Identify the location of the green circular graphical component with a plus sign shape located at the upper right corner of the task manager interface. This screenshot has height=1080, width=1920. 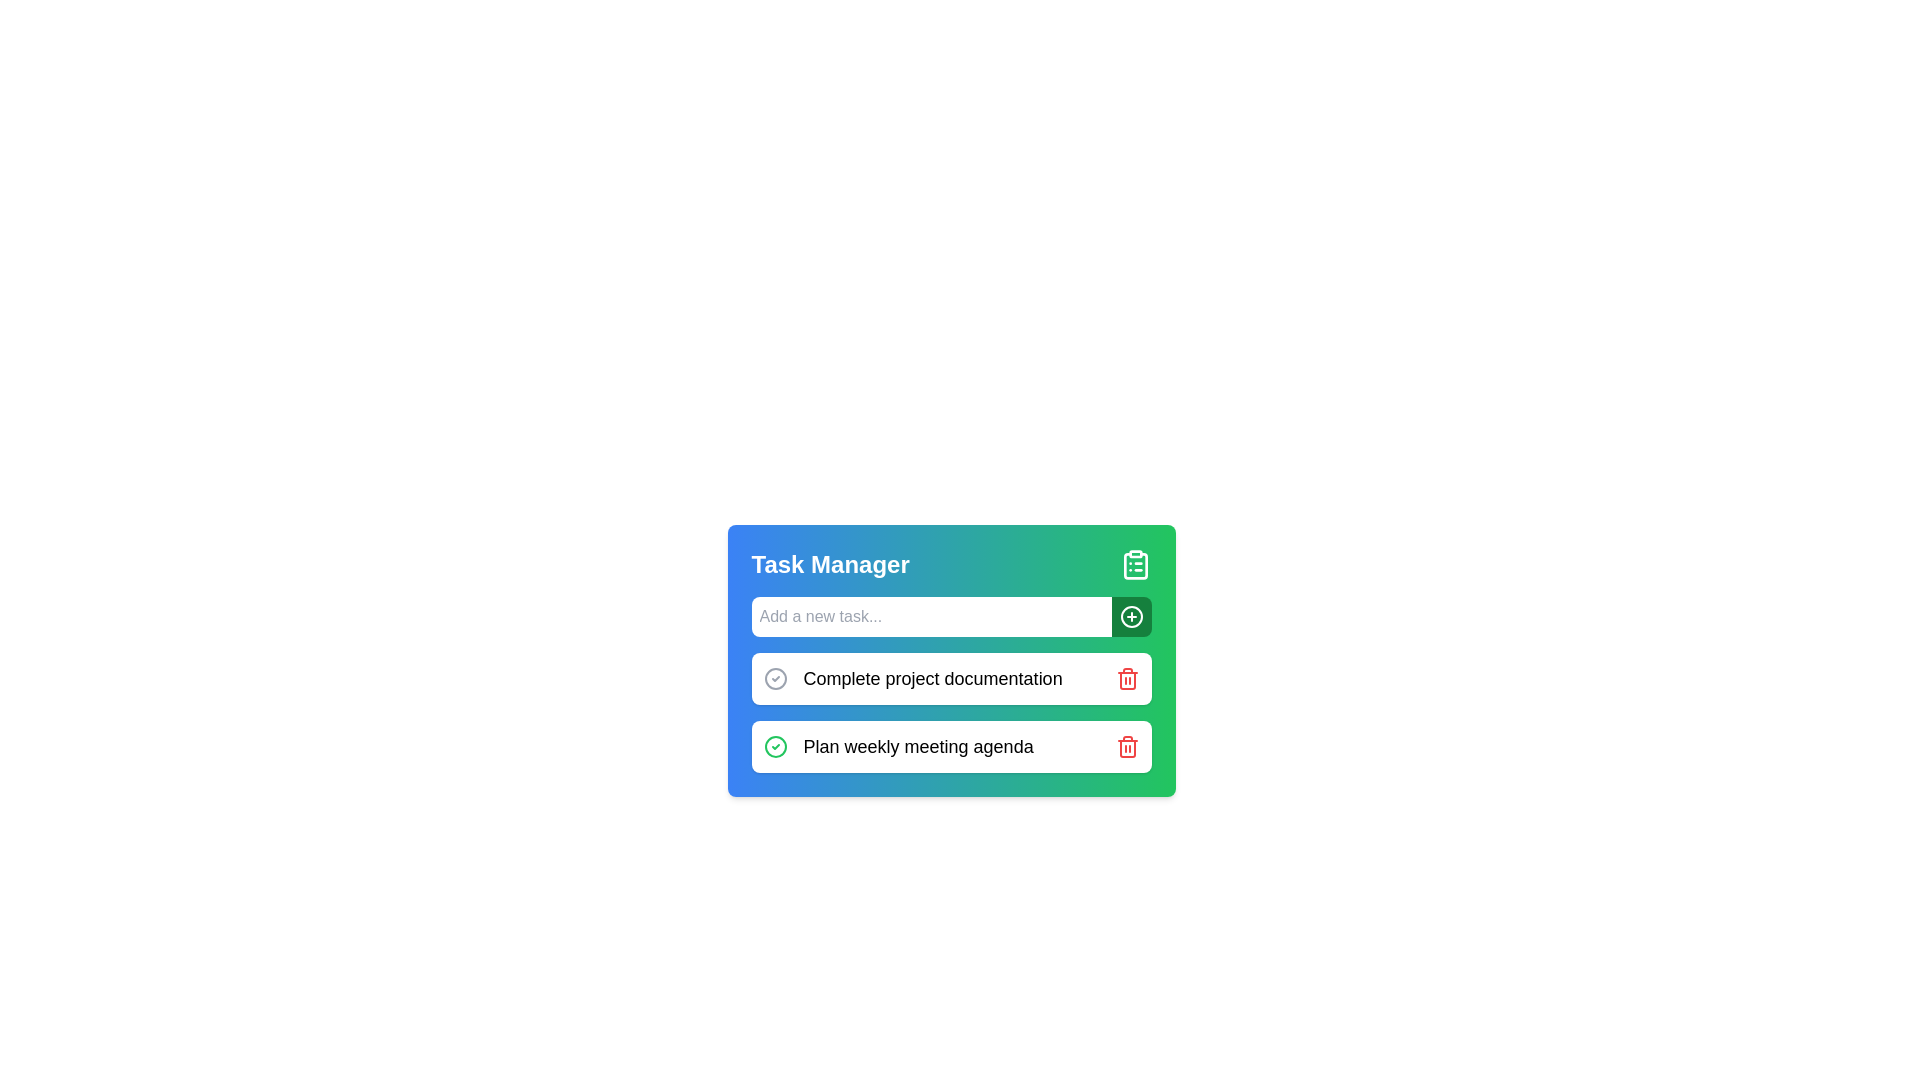
(1131, 616).